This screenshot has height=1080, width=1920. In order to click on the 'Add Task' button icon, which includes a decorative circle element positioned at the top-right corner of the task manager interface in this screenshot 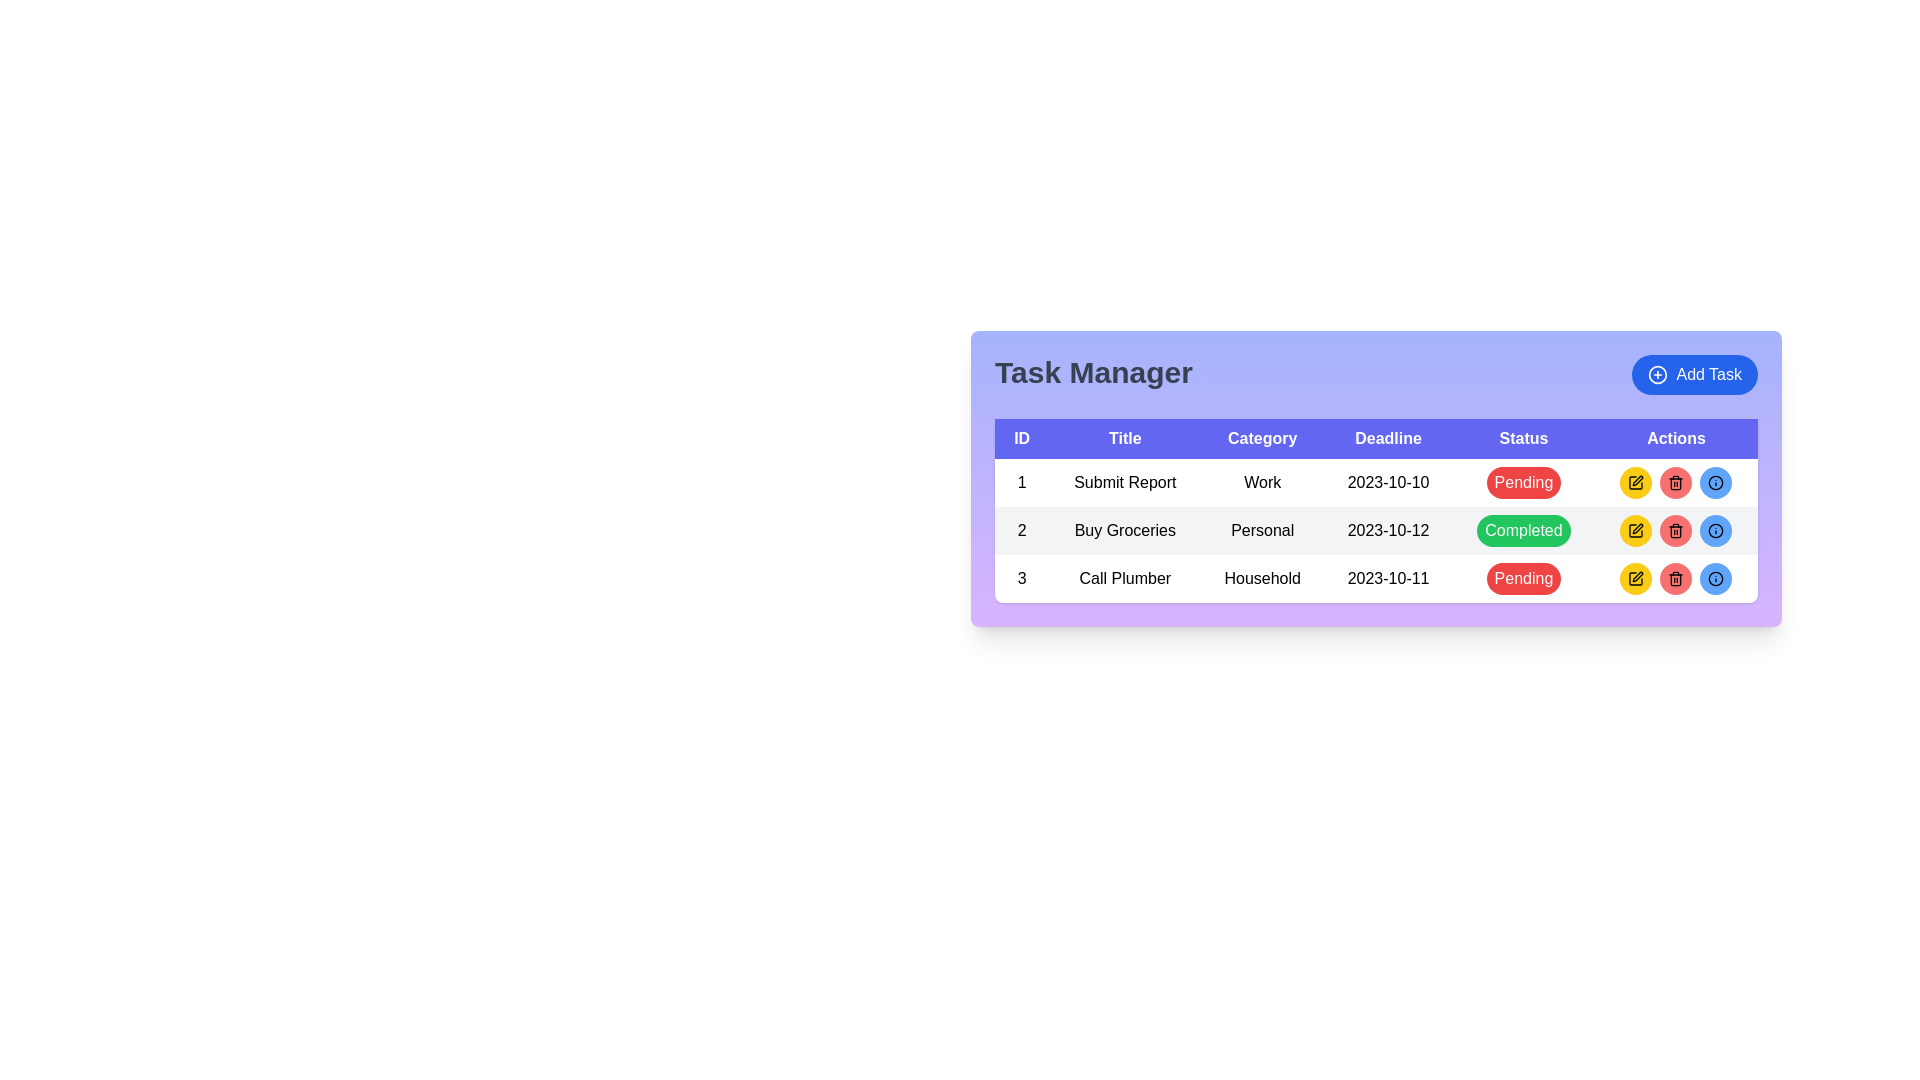, I will do `click(1658, 374)`.